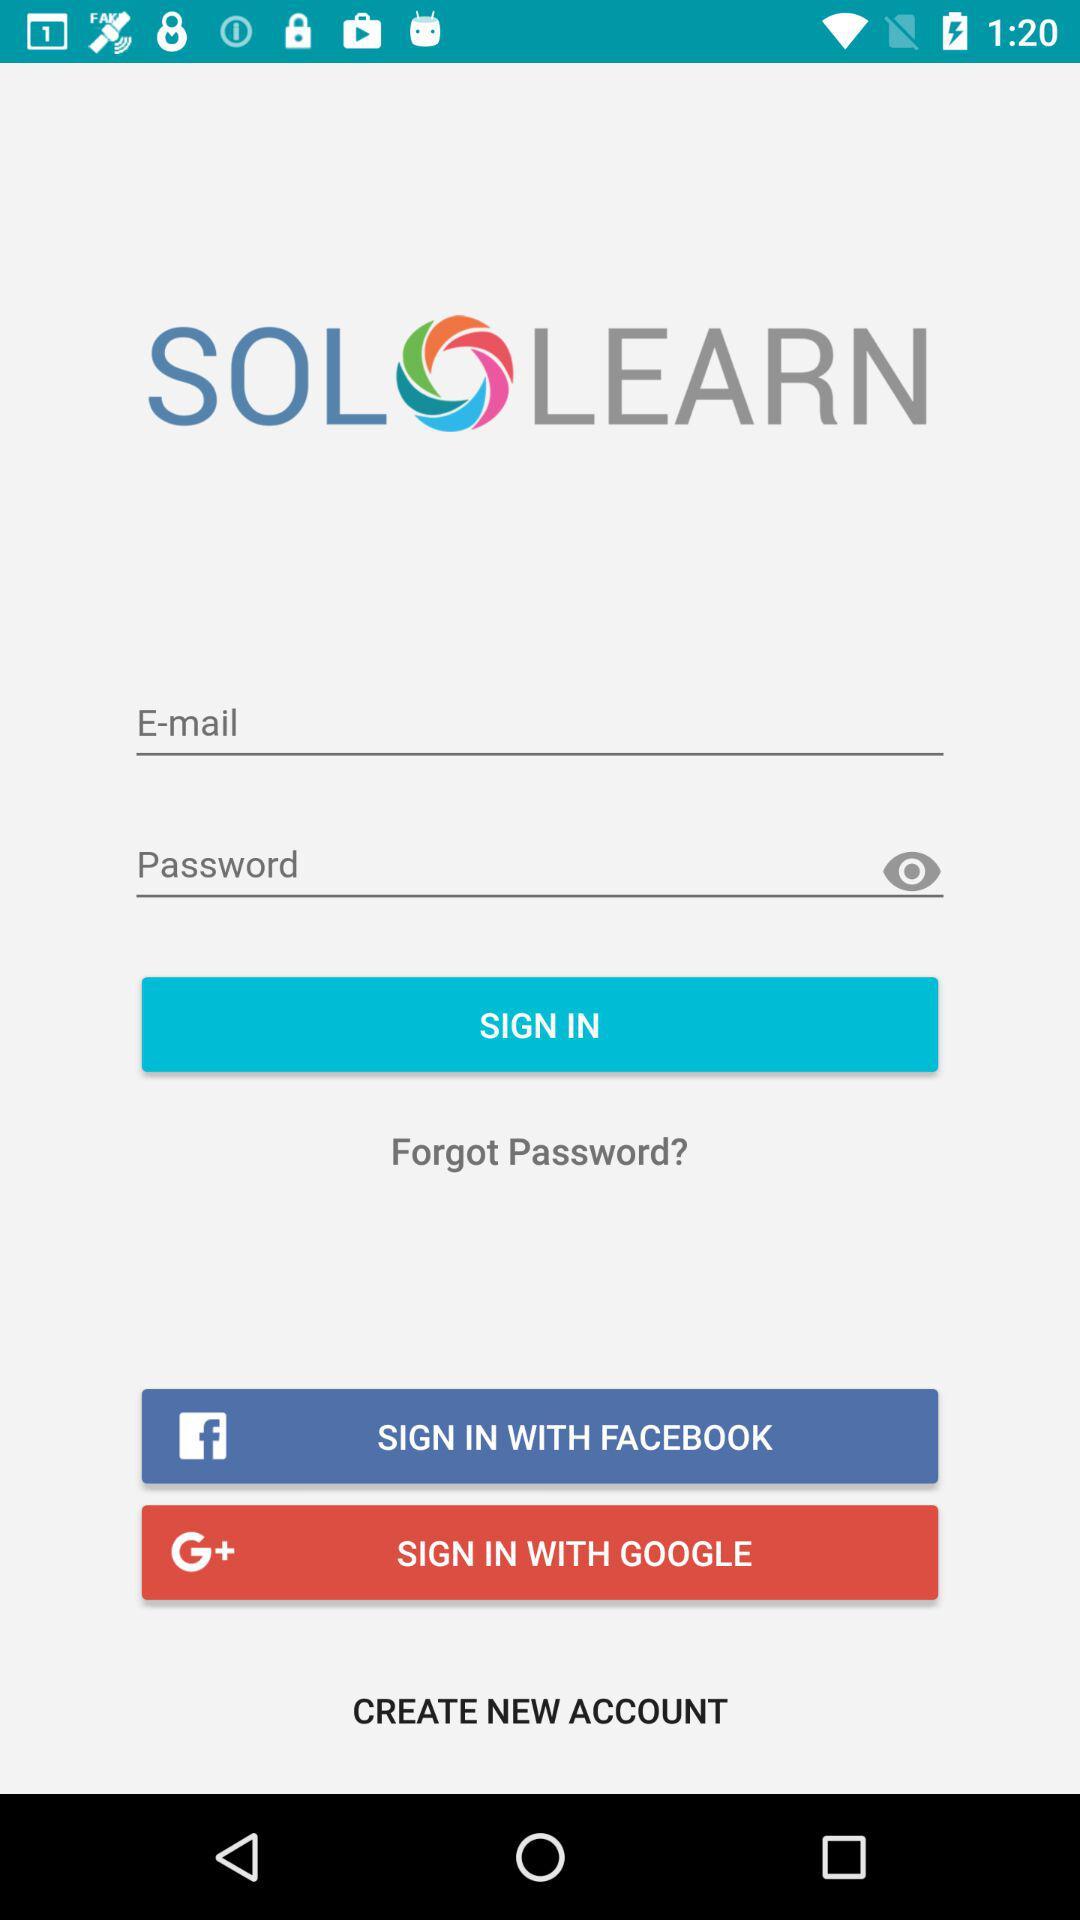 The height and width of the screenshot is (1920, 1080). Describe the element at coordinates (540, 865) in the screenshot. I see `password` at that location.